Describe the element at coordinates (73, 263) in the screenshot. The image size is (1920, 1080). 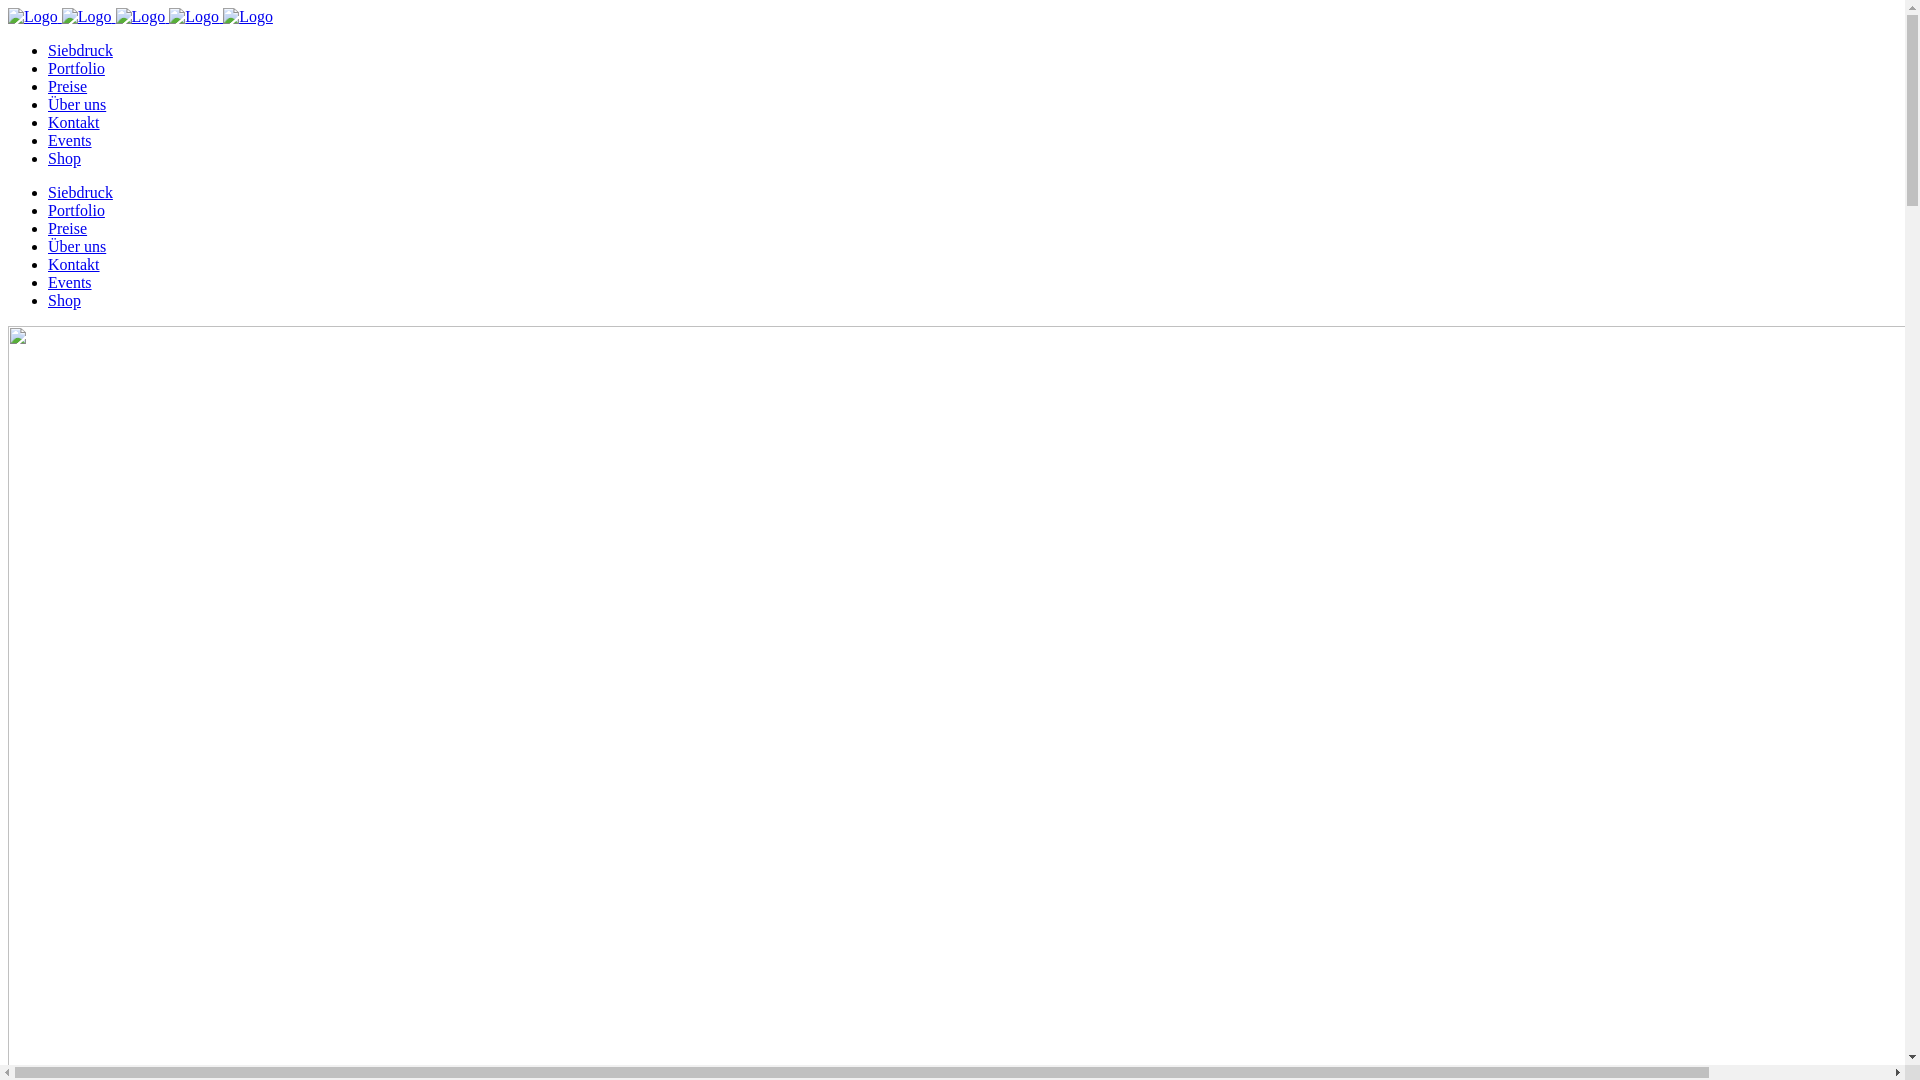
I see `'Kontakt'` at that location.